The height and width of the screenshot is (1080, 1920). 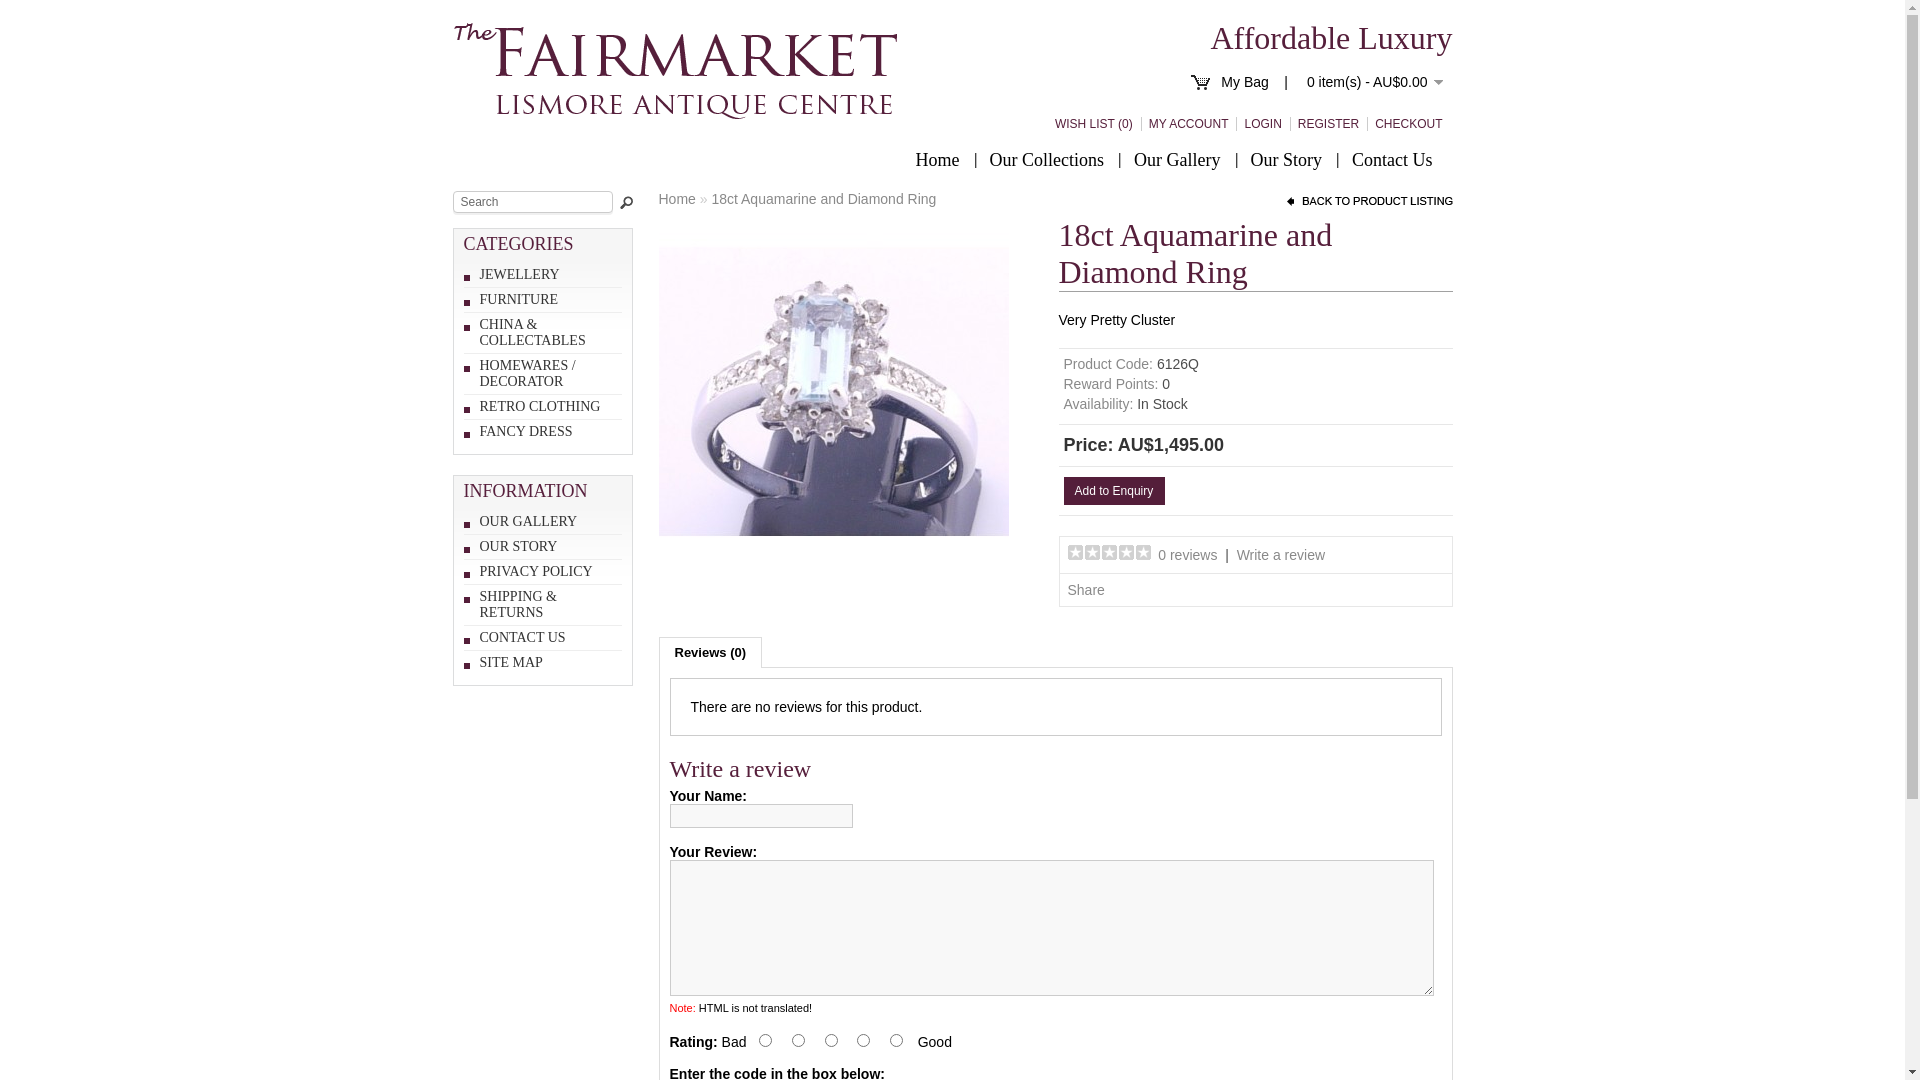 I want to click on 'Add to Enquiry', so click(x=1063, y=490).